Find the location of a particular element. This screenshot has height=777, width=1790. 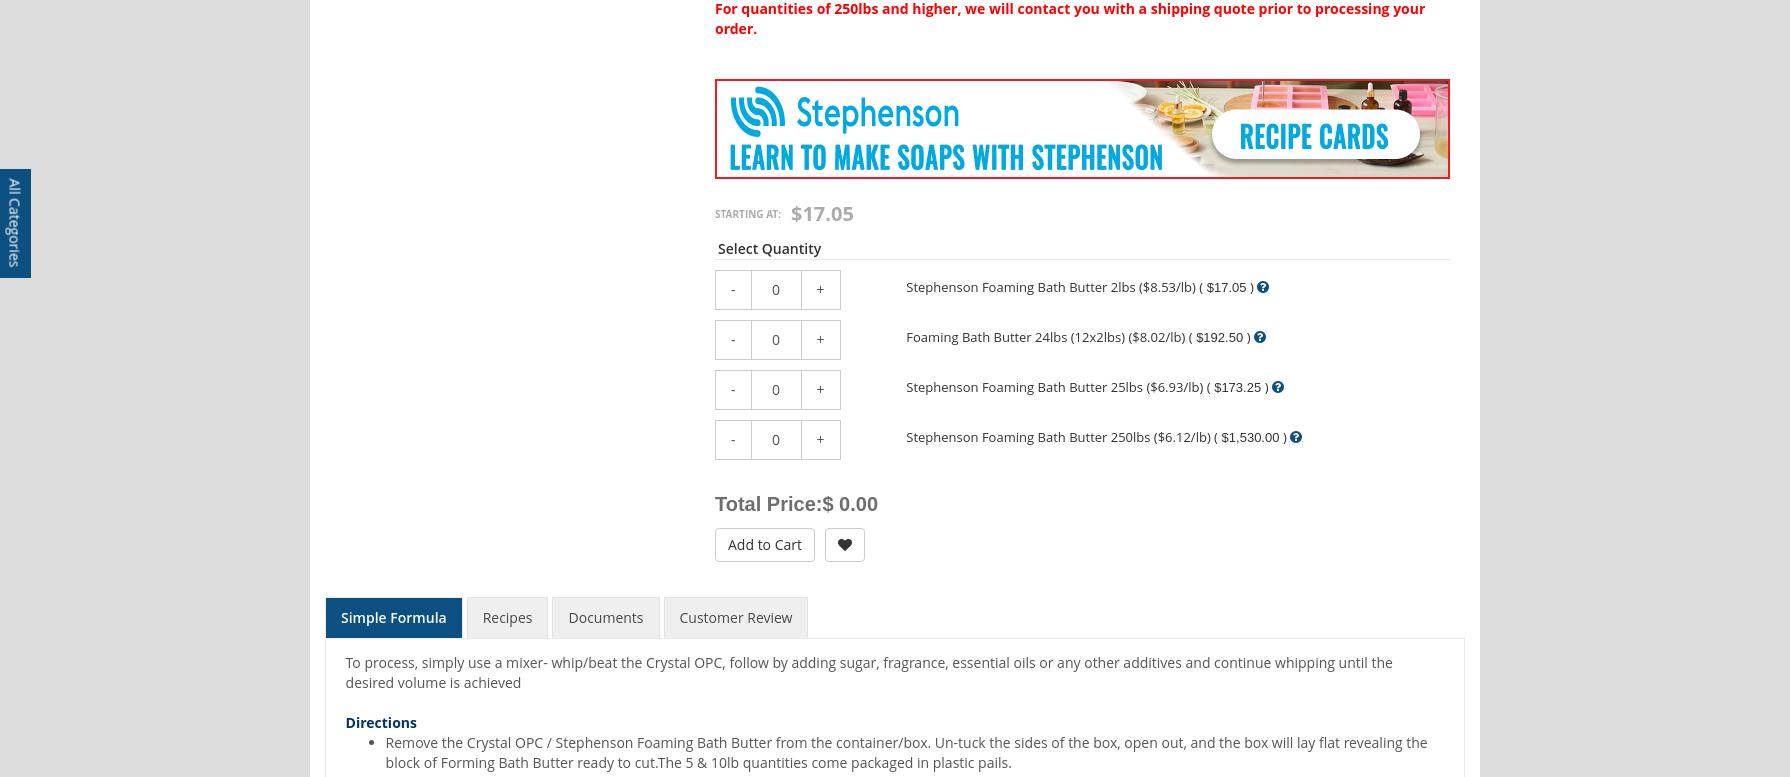

'Remove the Crystal OPC / Stephenson Foaming Bath Butter from the container/box. Un-tuck the sides of the box, open out, and the box will lay flat revealing the block of Forming Bath Butter ready to cut.The 5 & 10lb quantities come packaged in plastic pails.' is located at coordinates (905, 751).